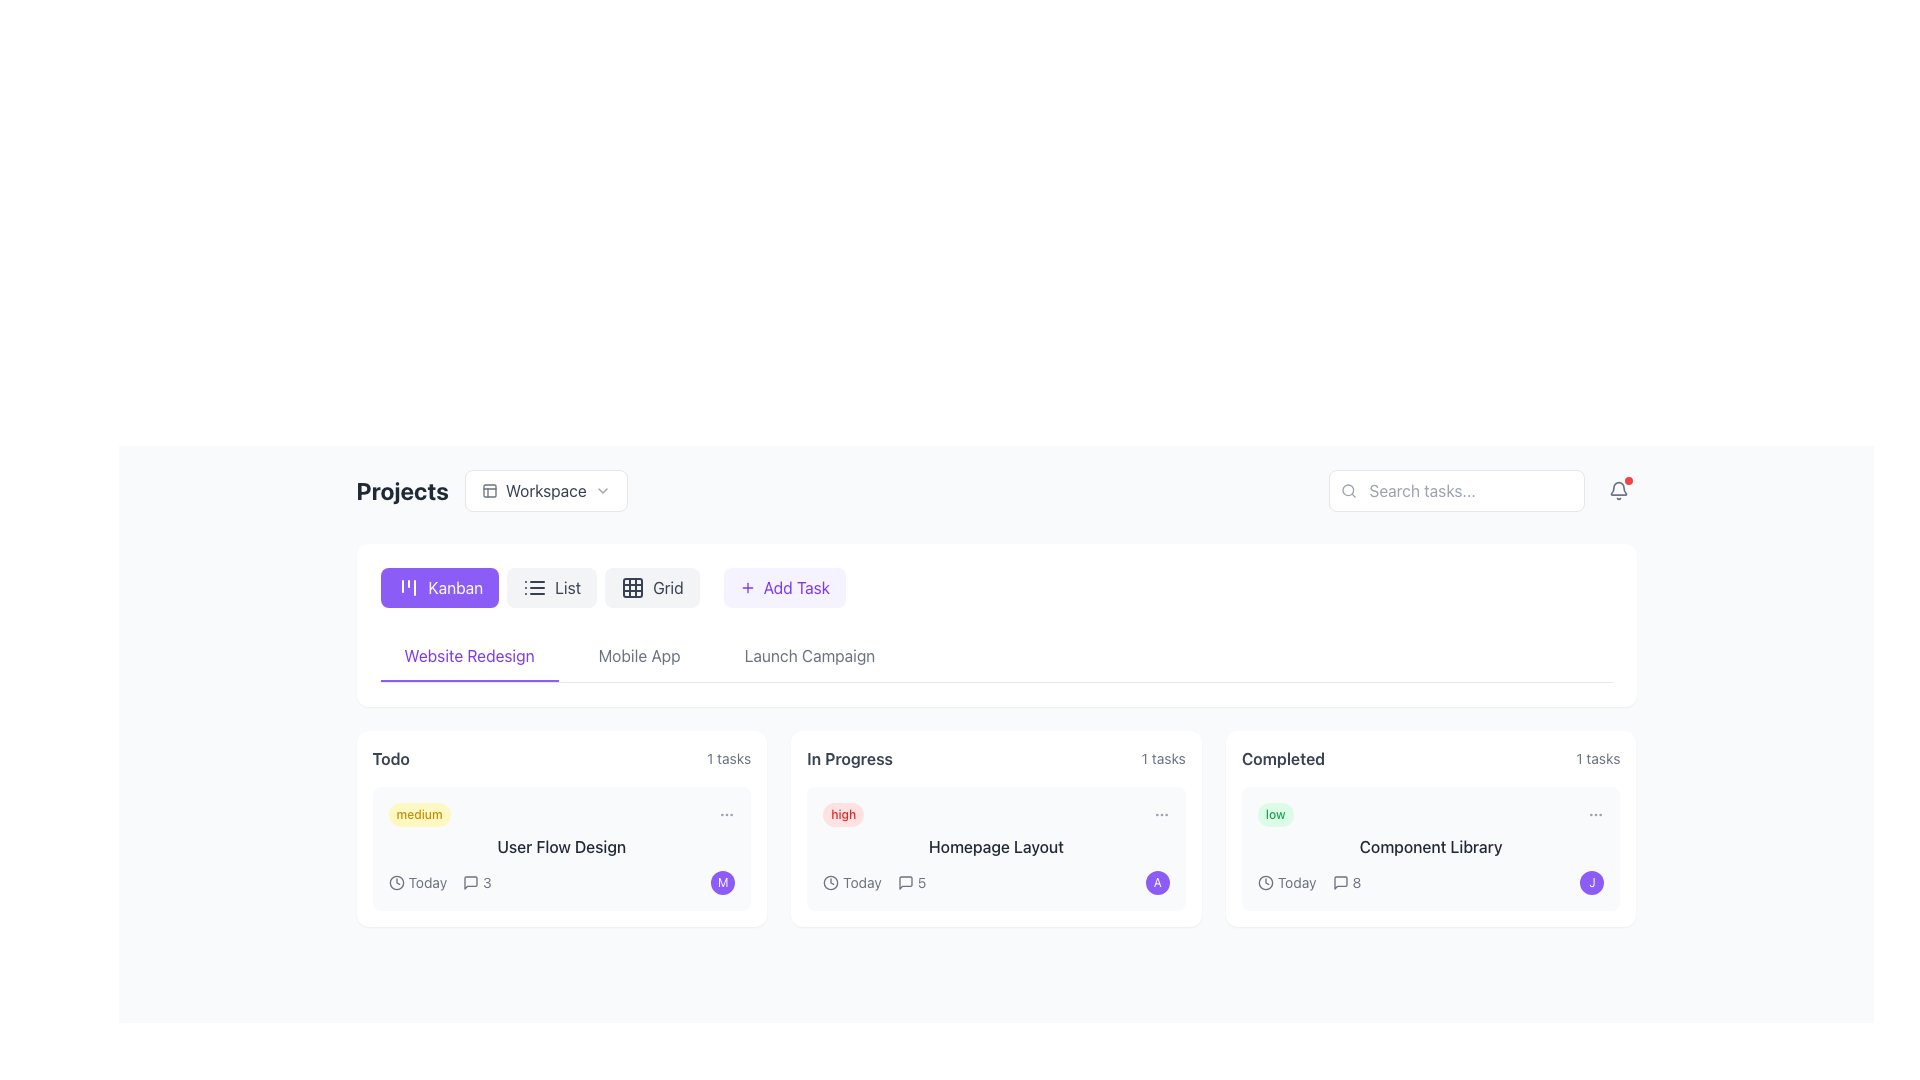 This screenshot has height=1080, width=1920. I want to click on the 'Today' label with a clock icon located in the 'Todo' section under the 'User Flow Design' card, so click(416, 882).